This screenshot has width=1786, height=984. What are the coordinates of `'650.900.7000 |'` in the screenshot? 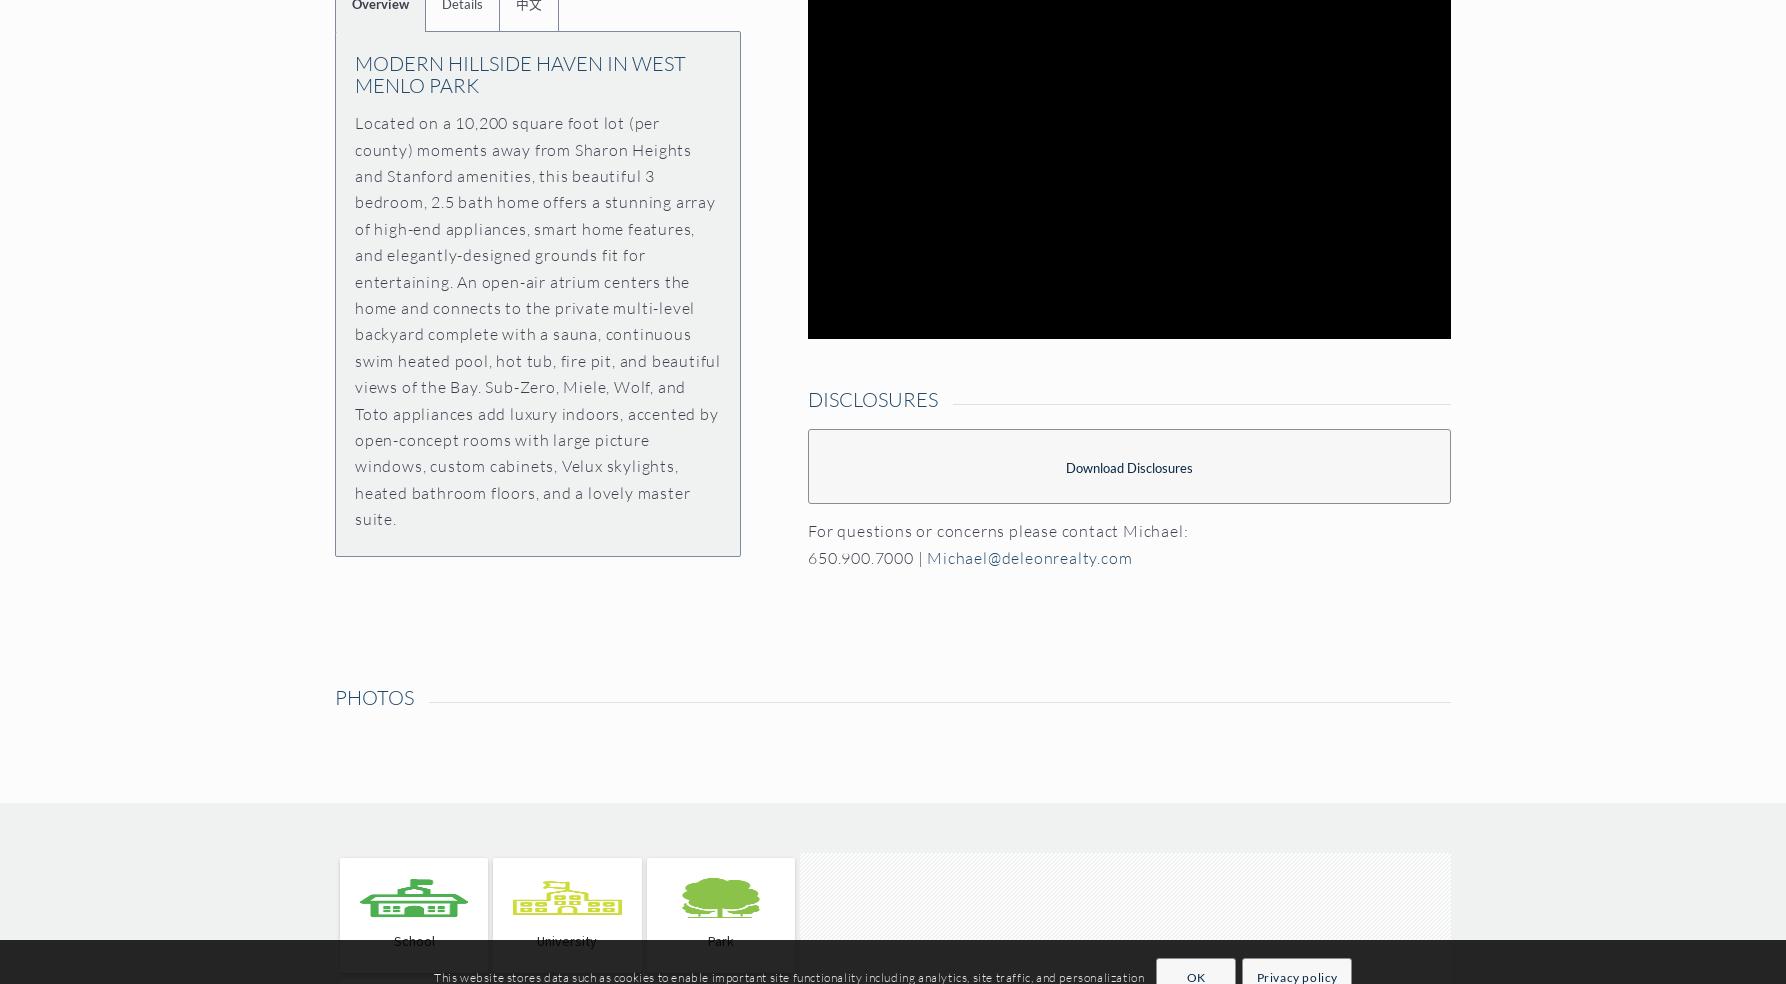 It's located at (806, 557).